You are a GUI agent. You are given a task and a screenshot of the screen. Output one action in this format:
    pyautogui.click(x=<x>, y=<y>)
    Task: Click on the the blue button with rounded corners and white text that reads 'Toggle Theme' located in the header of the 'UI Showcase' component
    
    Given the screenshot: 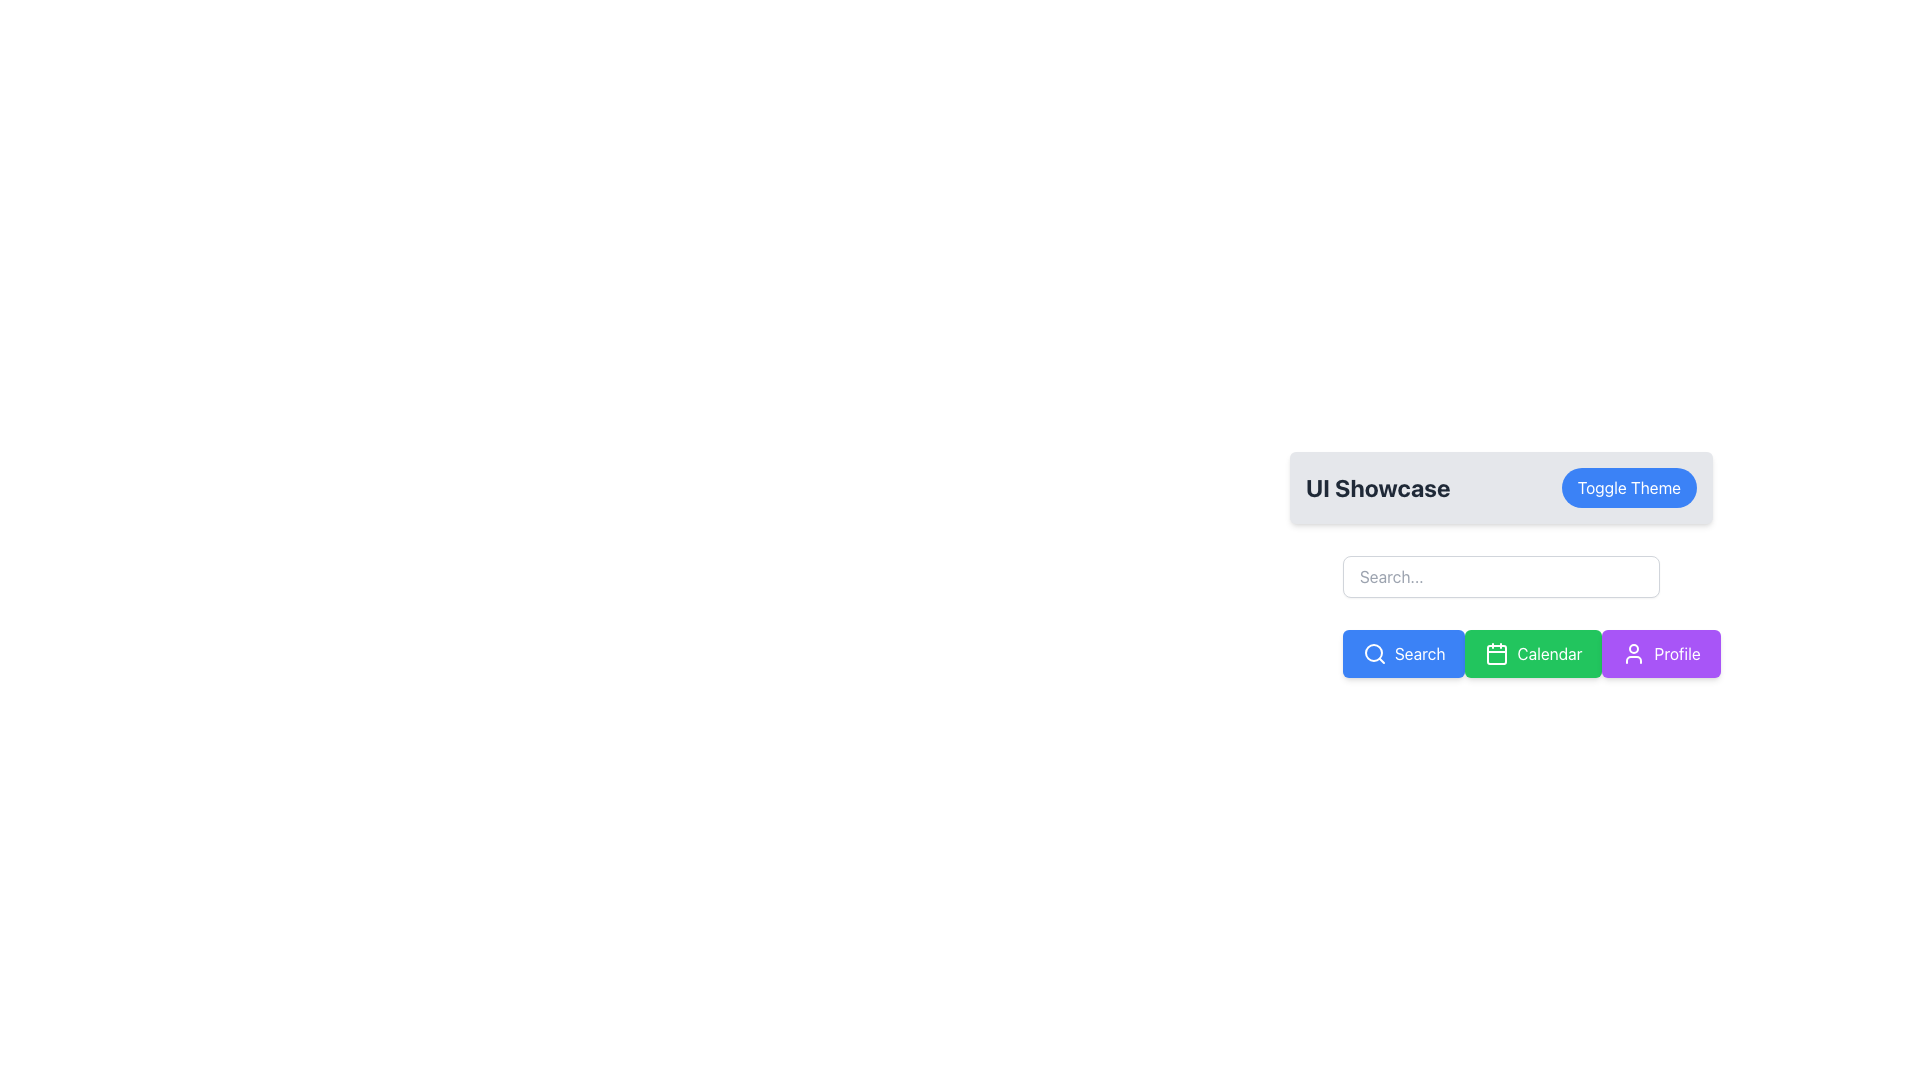 What is the action you would take?
    pyautogui.click(x=1629, y=488)
    